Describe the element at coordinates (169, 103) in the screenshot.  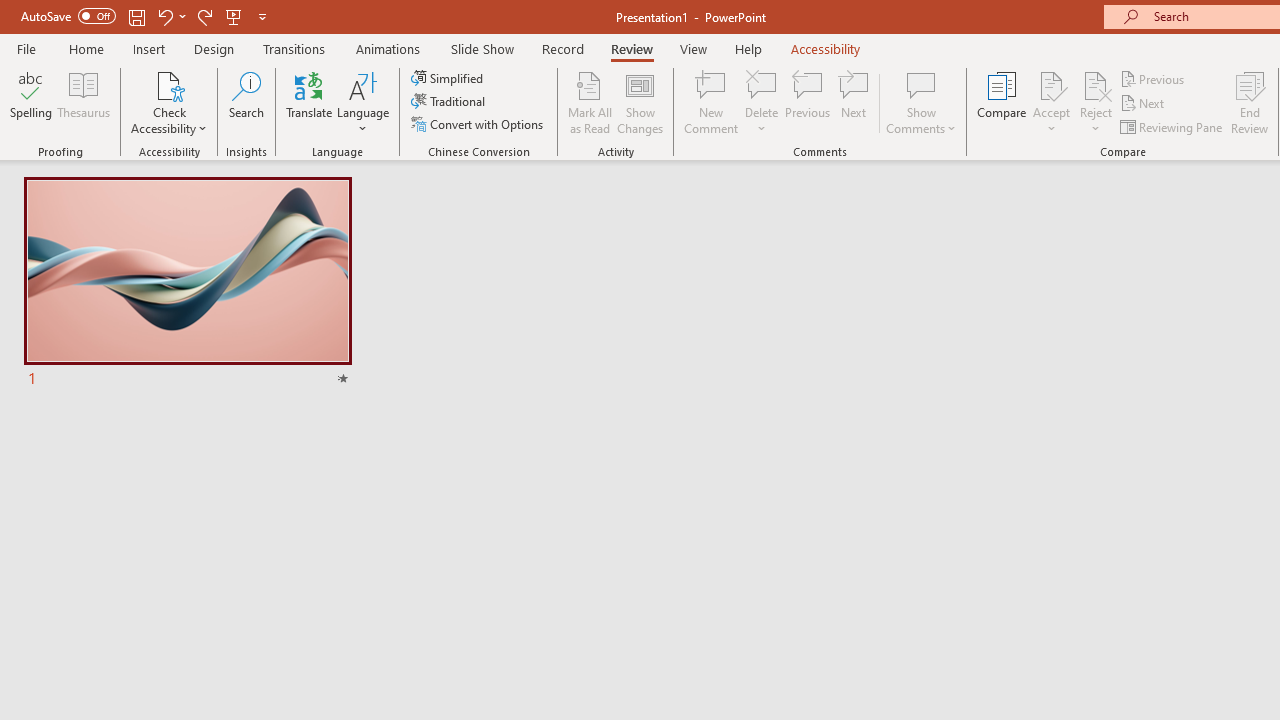
I see `'Check Accessibility'` at that location.